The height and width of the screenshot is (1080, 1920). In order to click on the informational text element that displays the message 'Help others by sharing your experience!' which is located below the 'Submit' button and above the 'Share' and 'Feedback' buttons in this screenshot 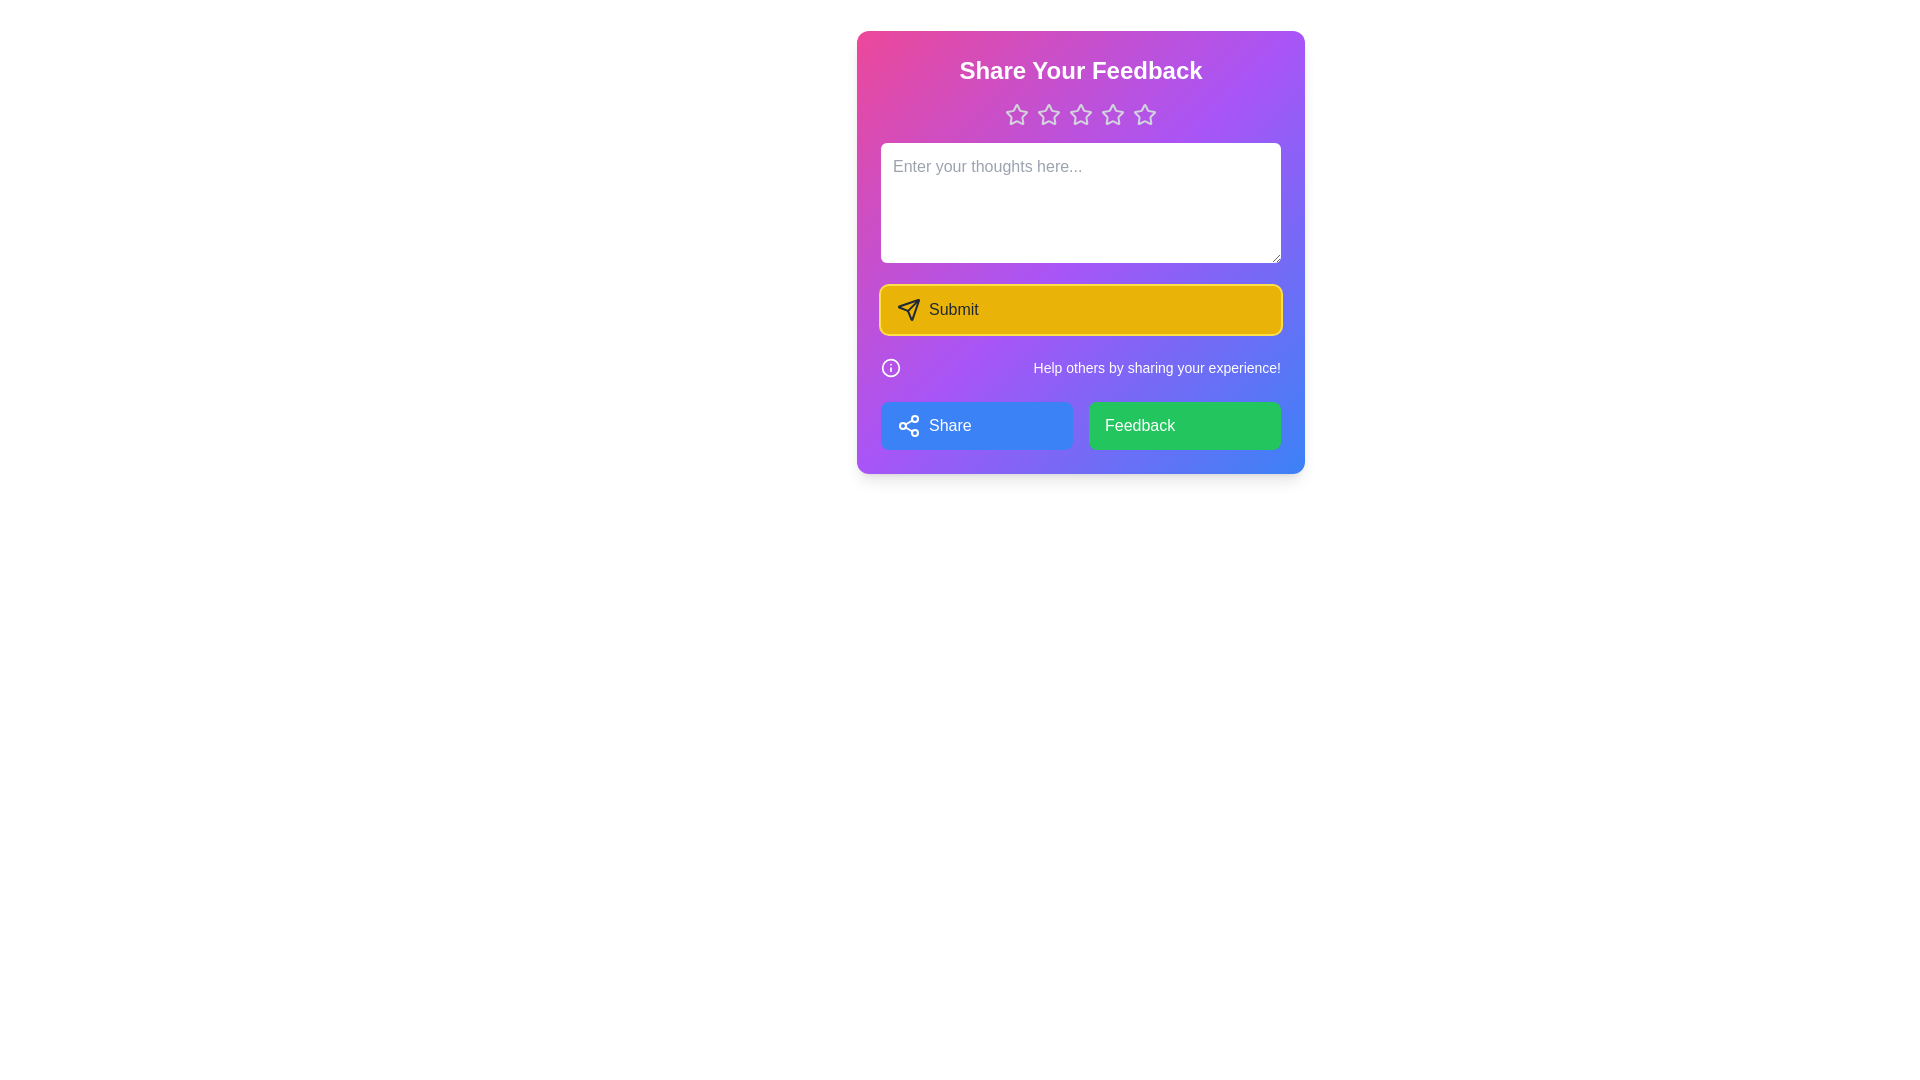, I will do `click(1079, 367)`.